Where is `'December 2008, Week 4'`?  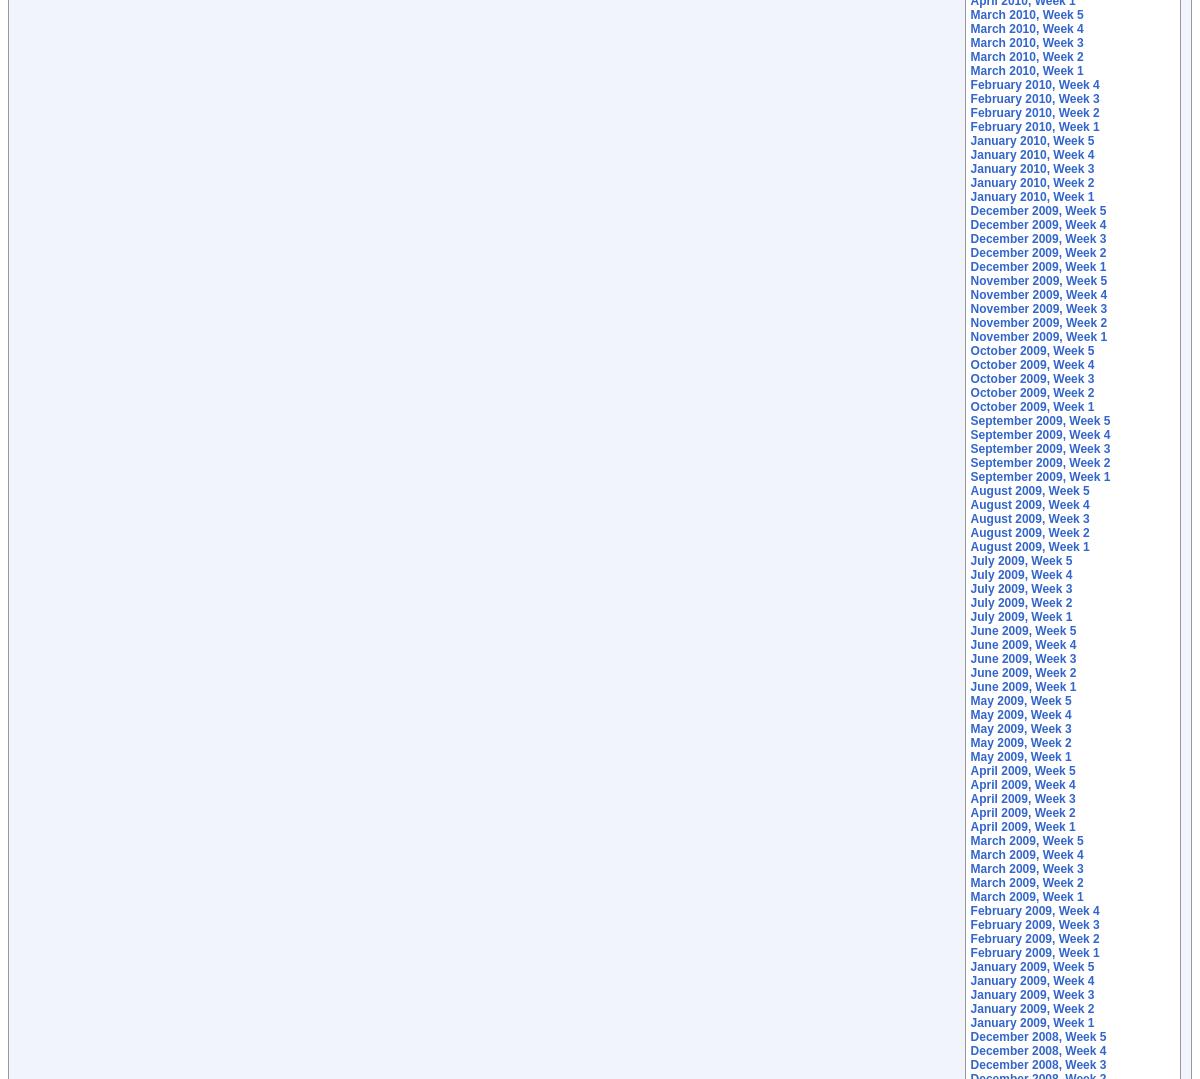
'December 2008, Week 4' is located at coordinates (1038, 1050).